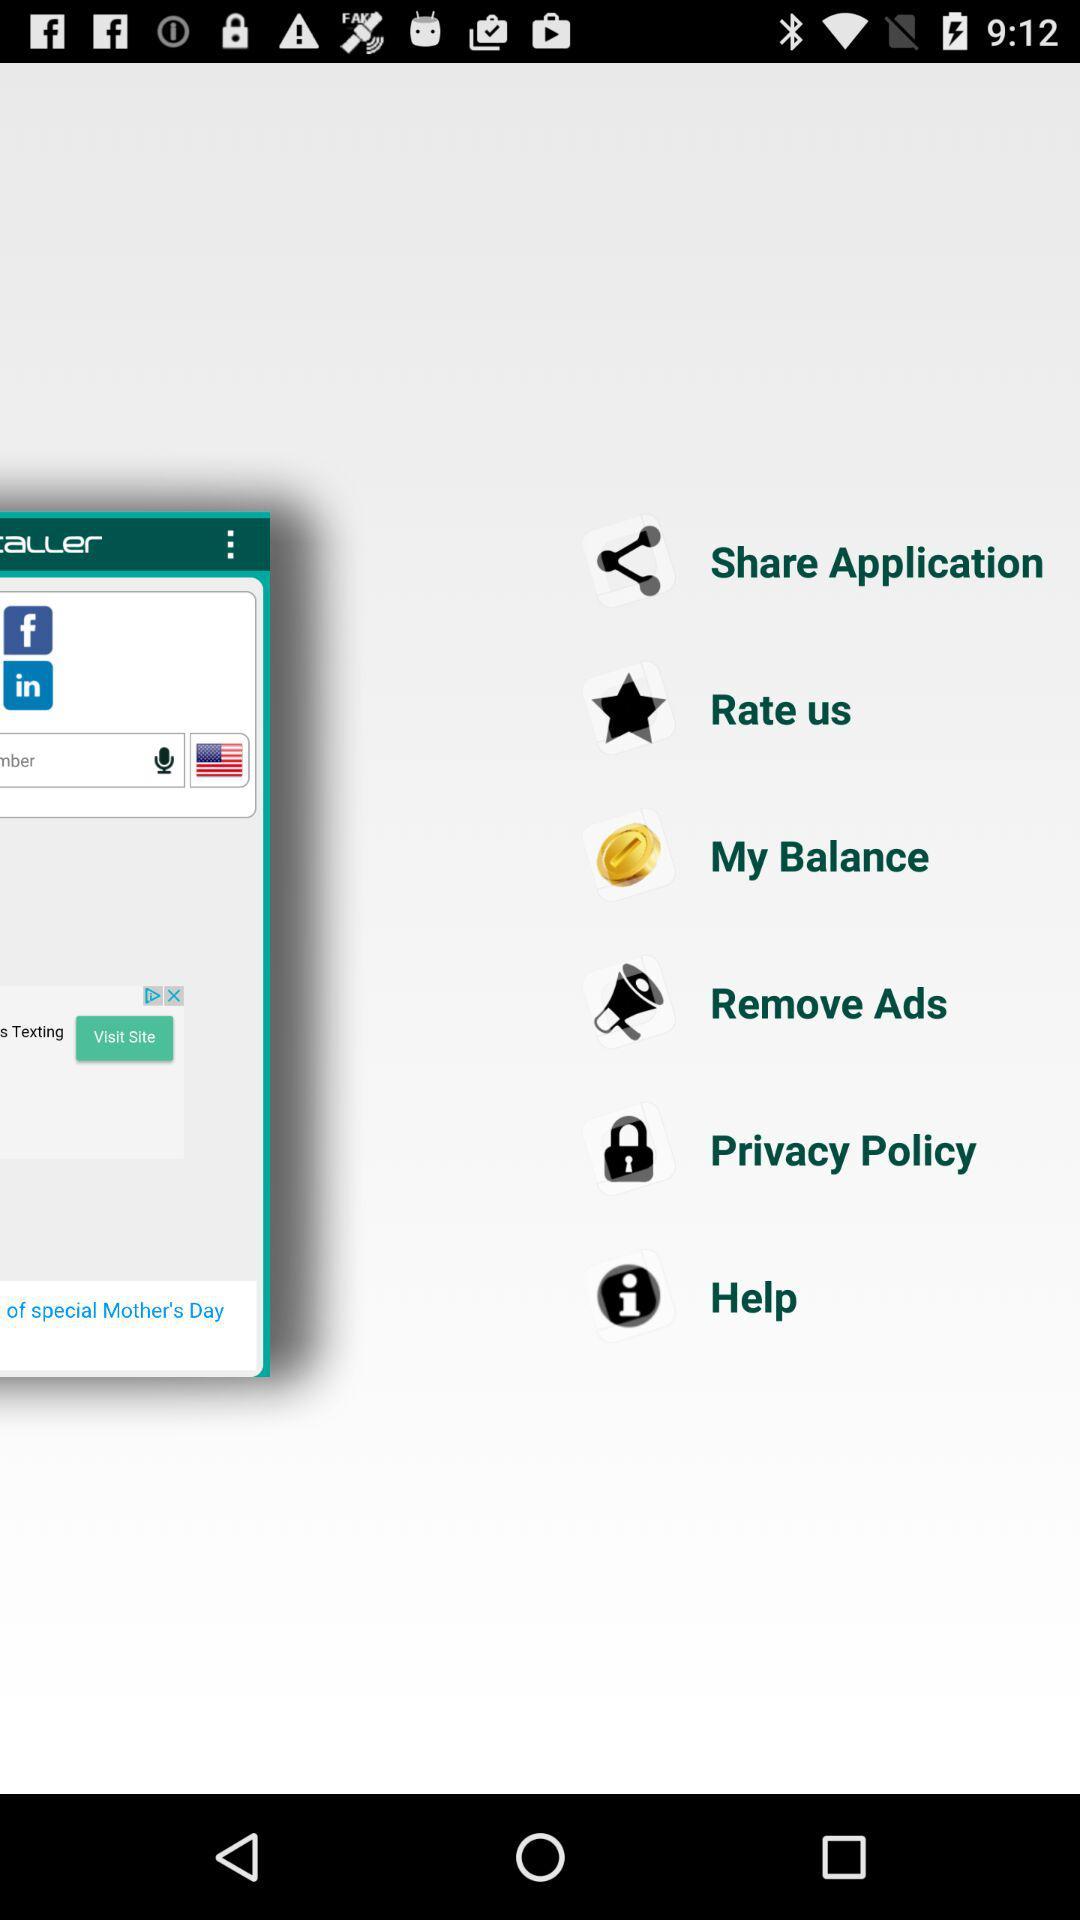 Image resolution: width=1080 pixels, height=1920 pixels. I want to click on click the flog, so click(219, 759).